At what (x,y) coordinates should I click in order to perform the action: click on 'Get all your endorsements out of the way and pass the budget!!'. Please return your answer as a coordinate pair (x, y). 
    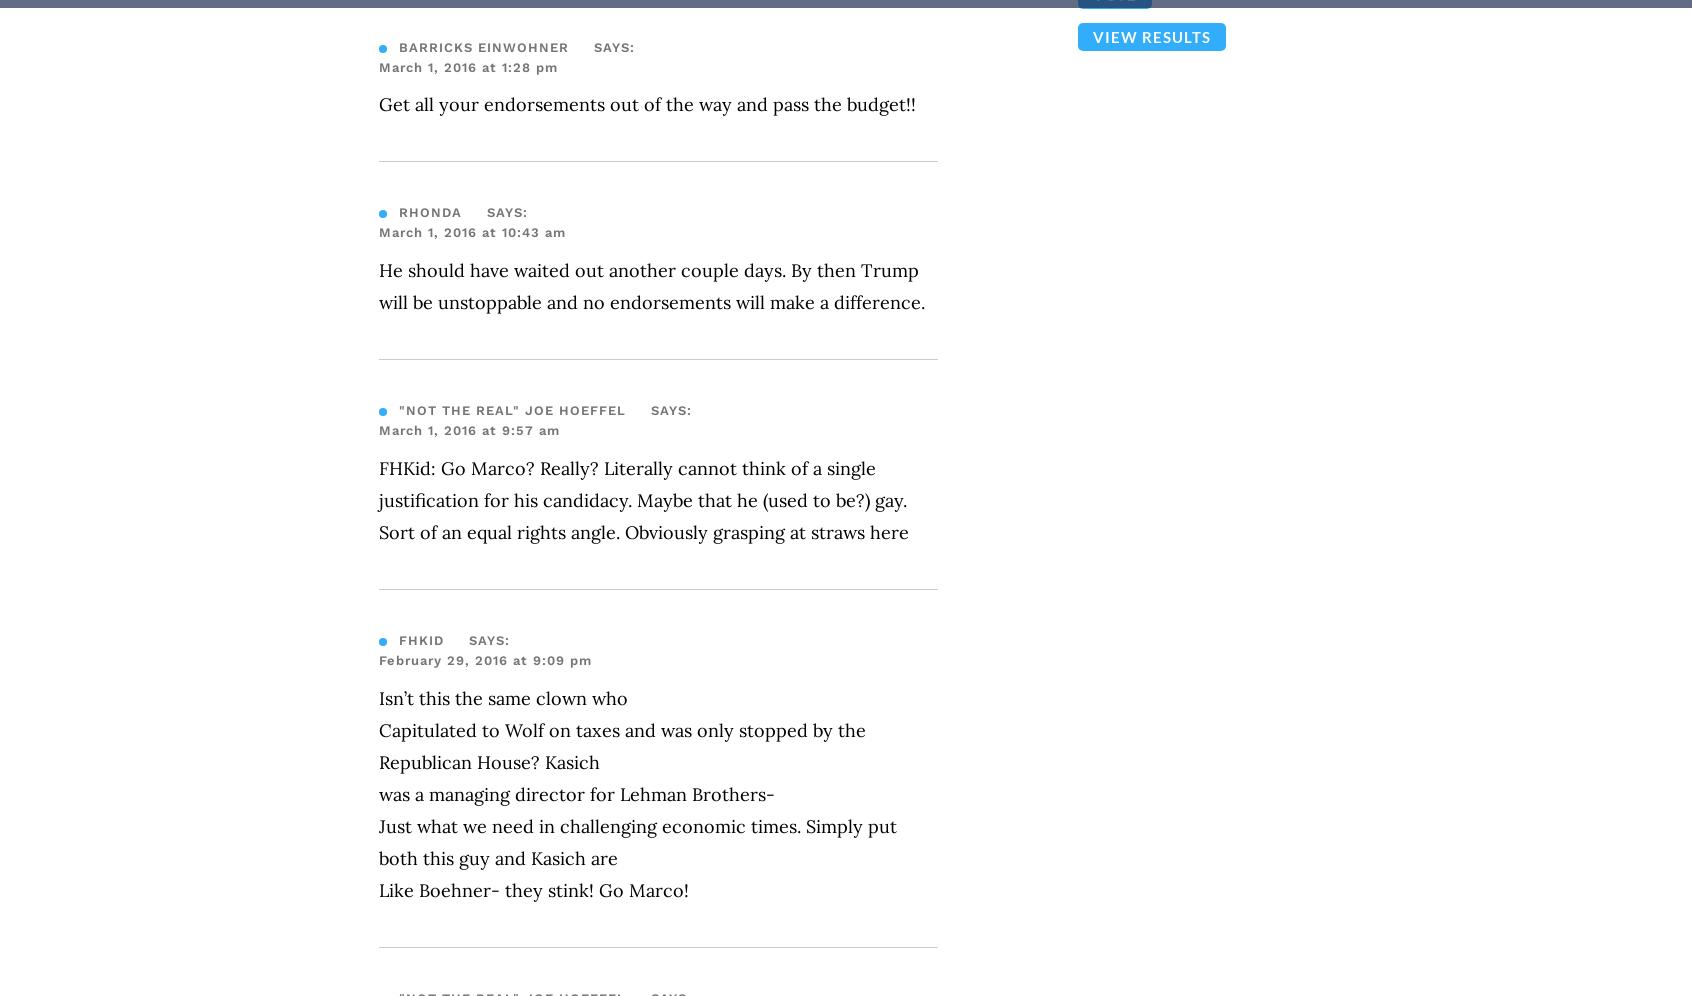
    Looking at the image, I should click on (647, 104).